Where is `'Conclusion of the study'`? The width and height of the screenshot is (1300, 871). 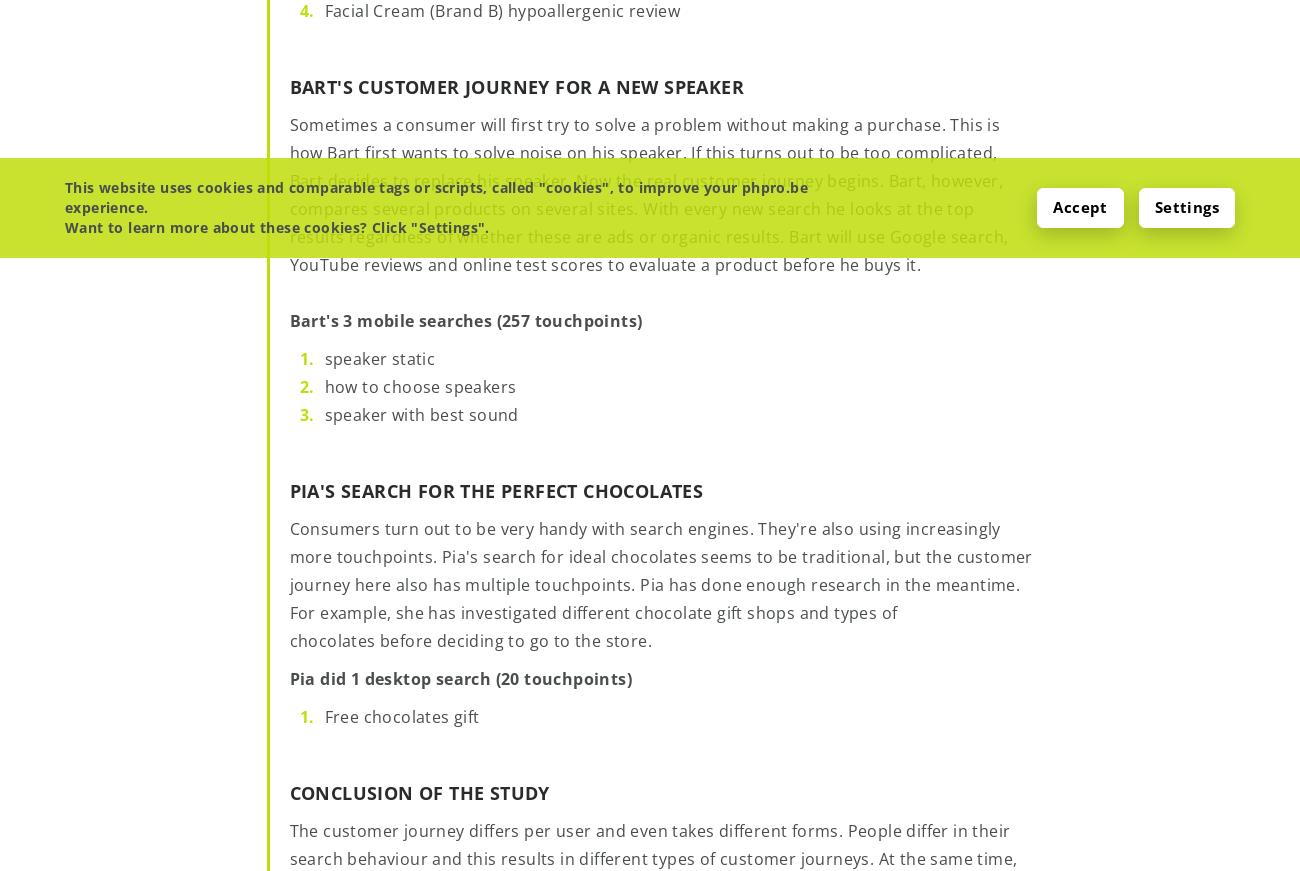 'Conclusion of the study' is located at coordinates (418, 792).